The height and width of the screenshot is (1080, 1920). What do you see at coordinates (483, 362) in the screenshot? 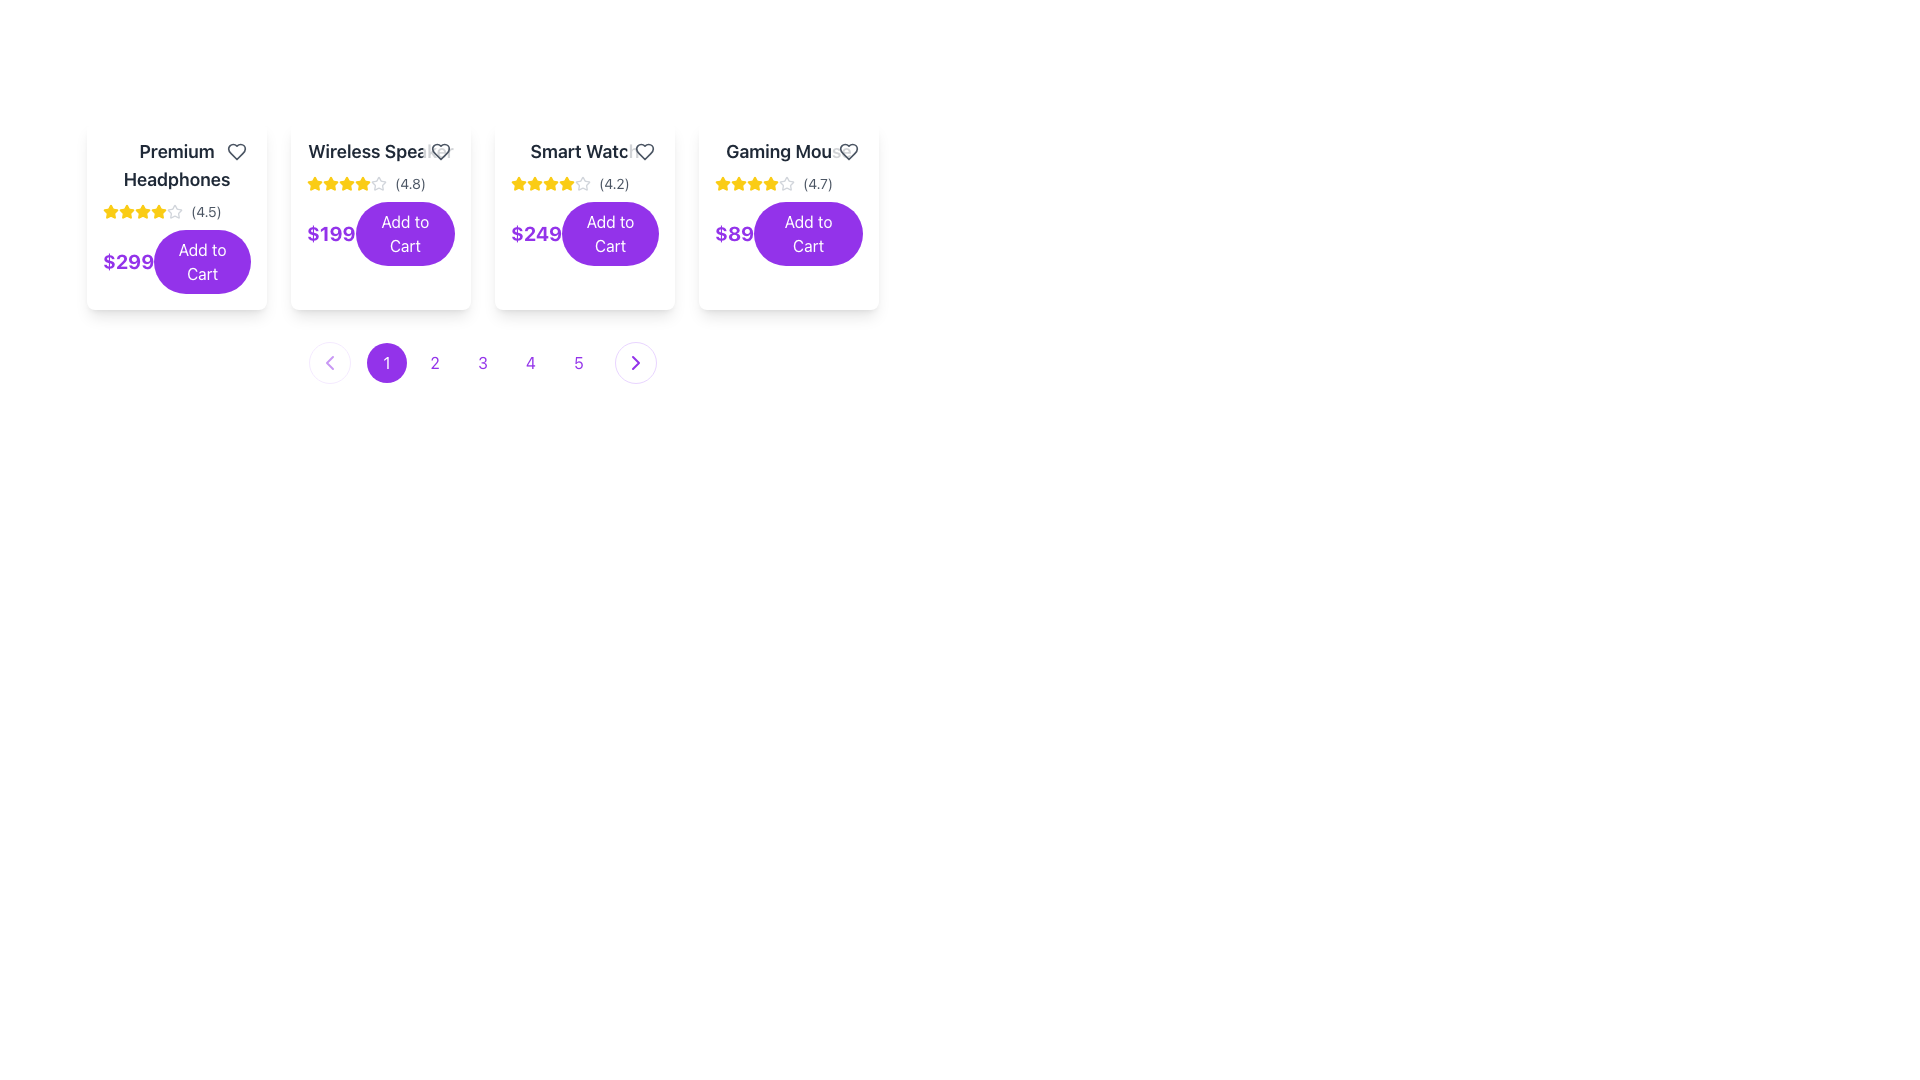
I see `the circular button labeled '3'` at bounding box center [483, 362].